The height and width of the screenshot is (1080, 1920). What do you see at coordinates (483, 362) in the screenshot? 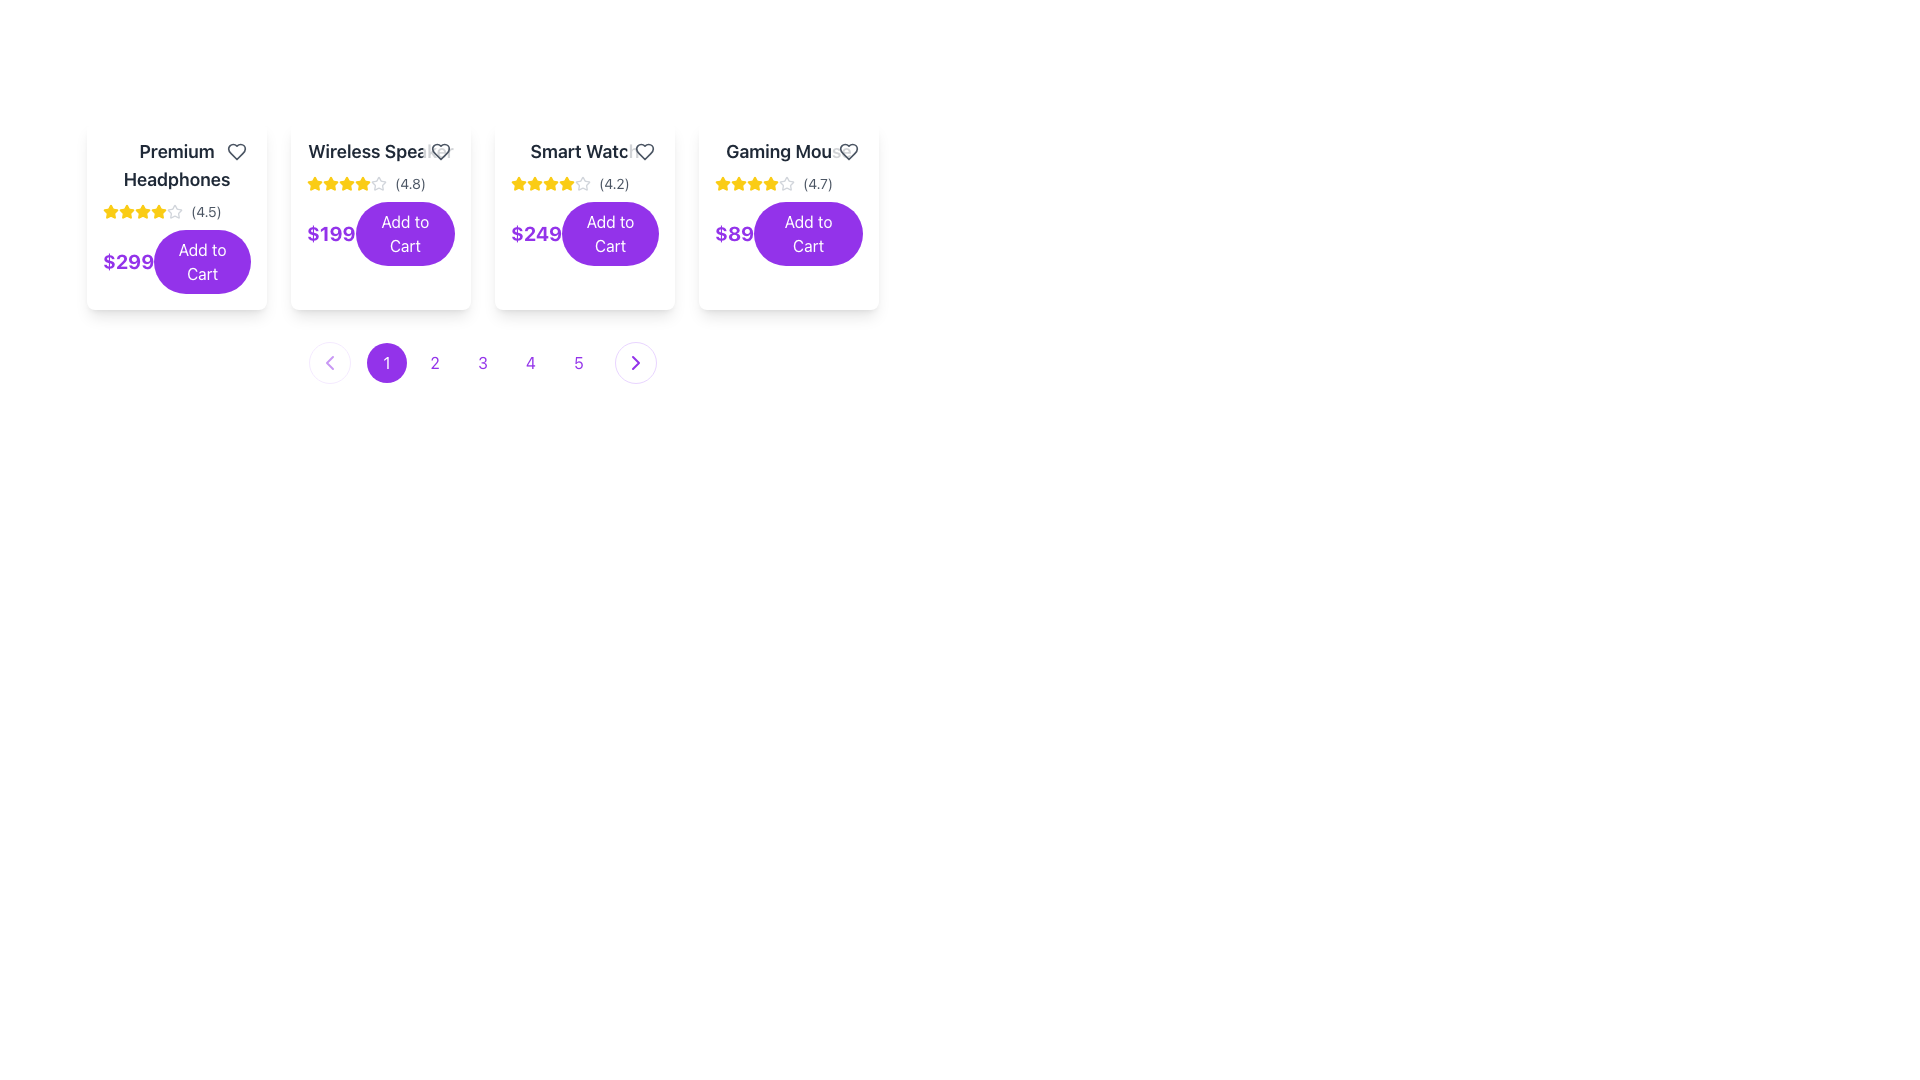
I see `the circular button labeled '3'` at bounding box center [483, 362].